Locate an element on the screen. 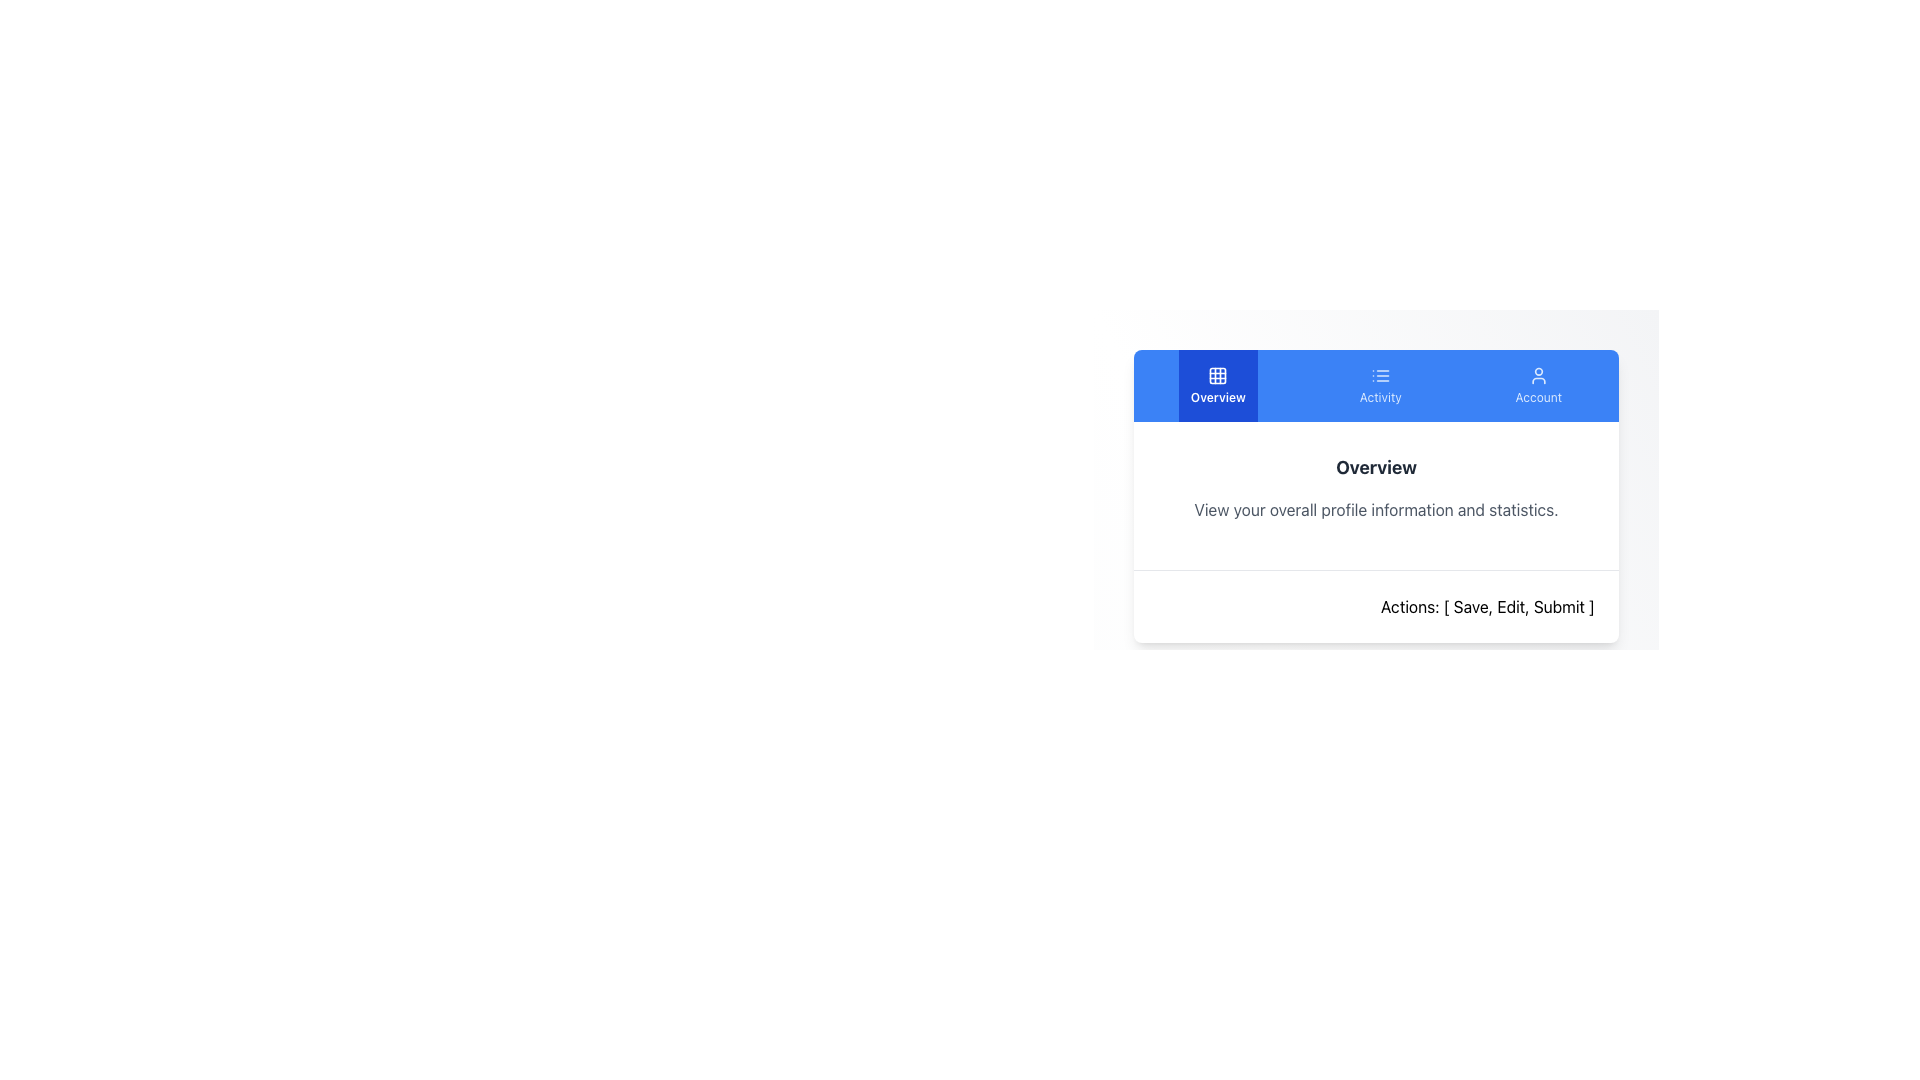 Image resolution: width=1920 pixels, height=1080 pixels. the 'Overview' icon button is located at coordinates (1217, 375).